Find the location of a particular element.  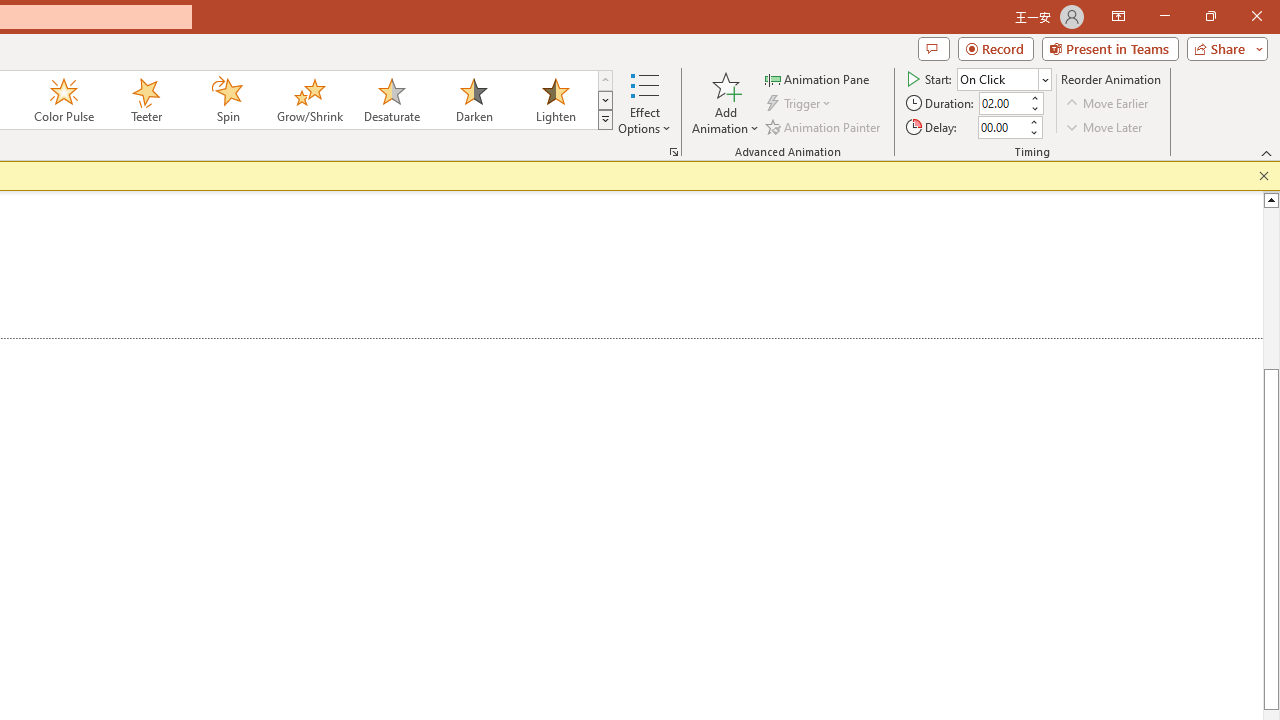

'Animation Delay' is located at coordinates (1002, 127).